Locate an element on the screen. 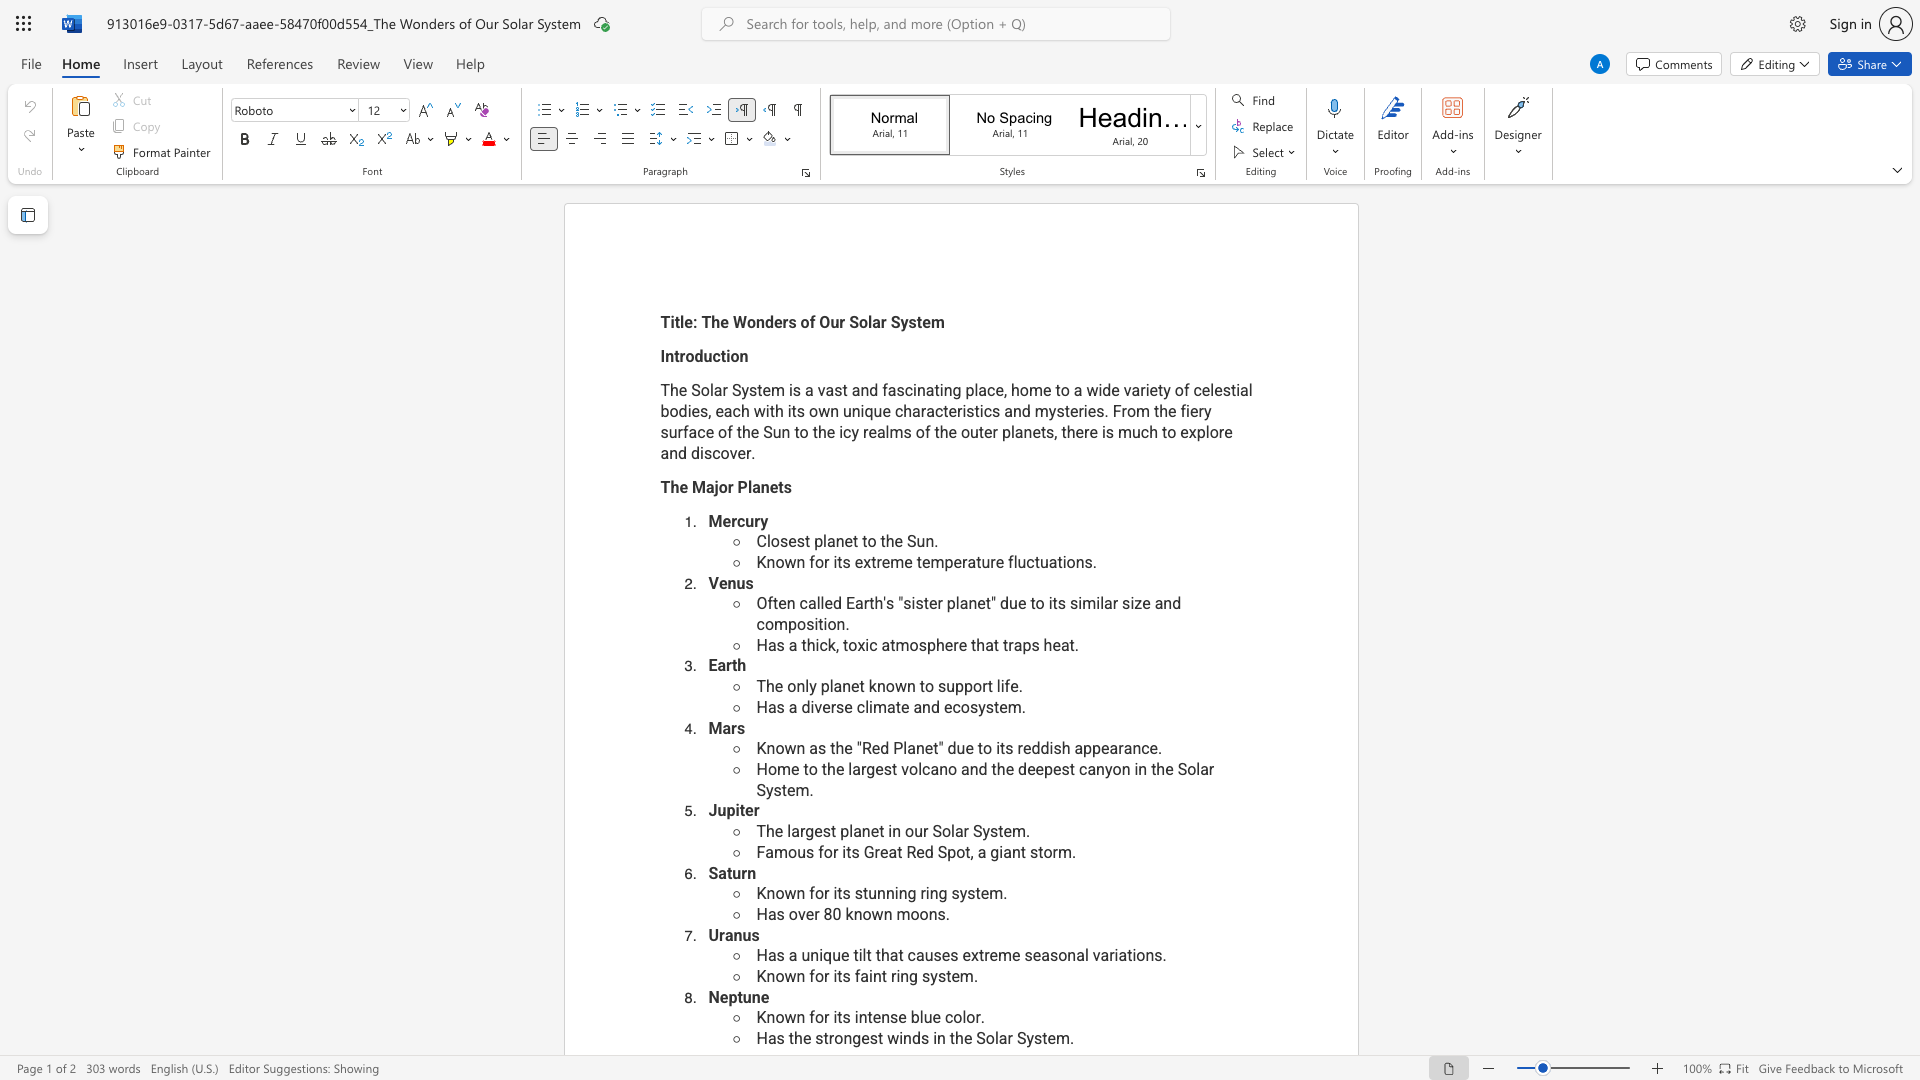  the space between the continuous character "a" and "n" in the text is located at coordinates (835, 541).